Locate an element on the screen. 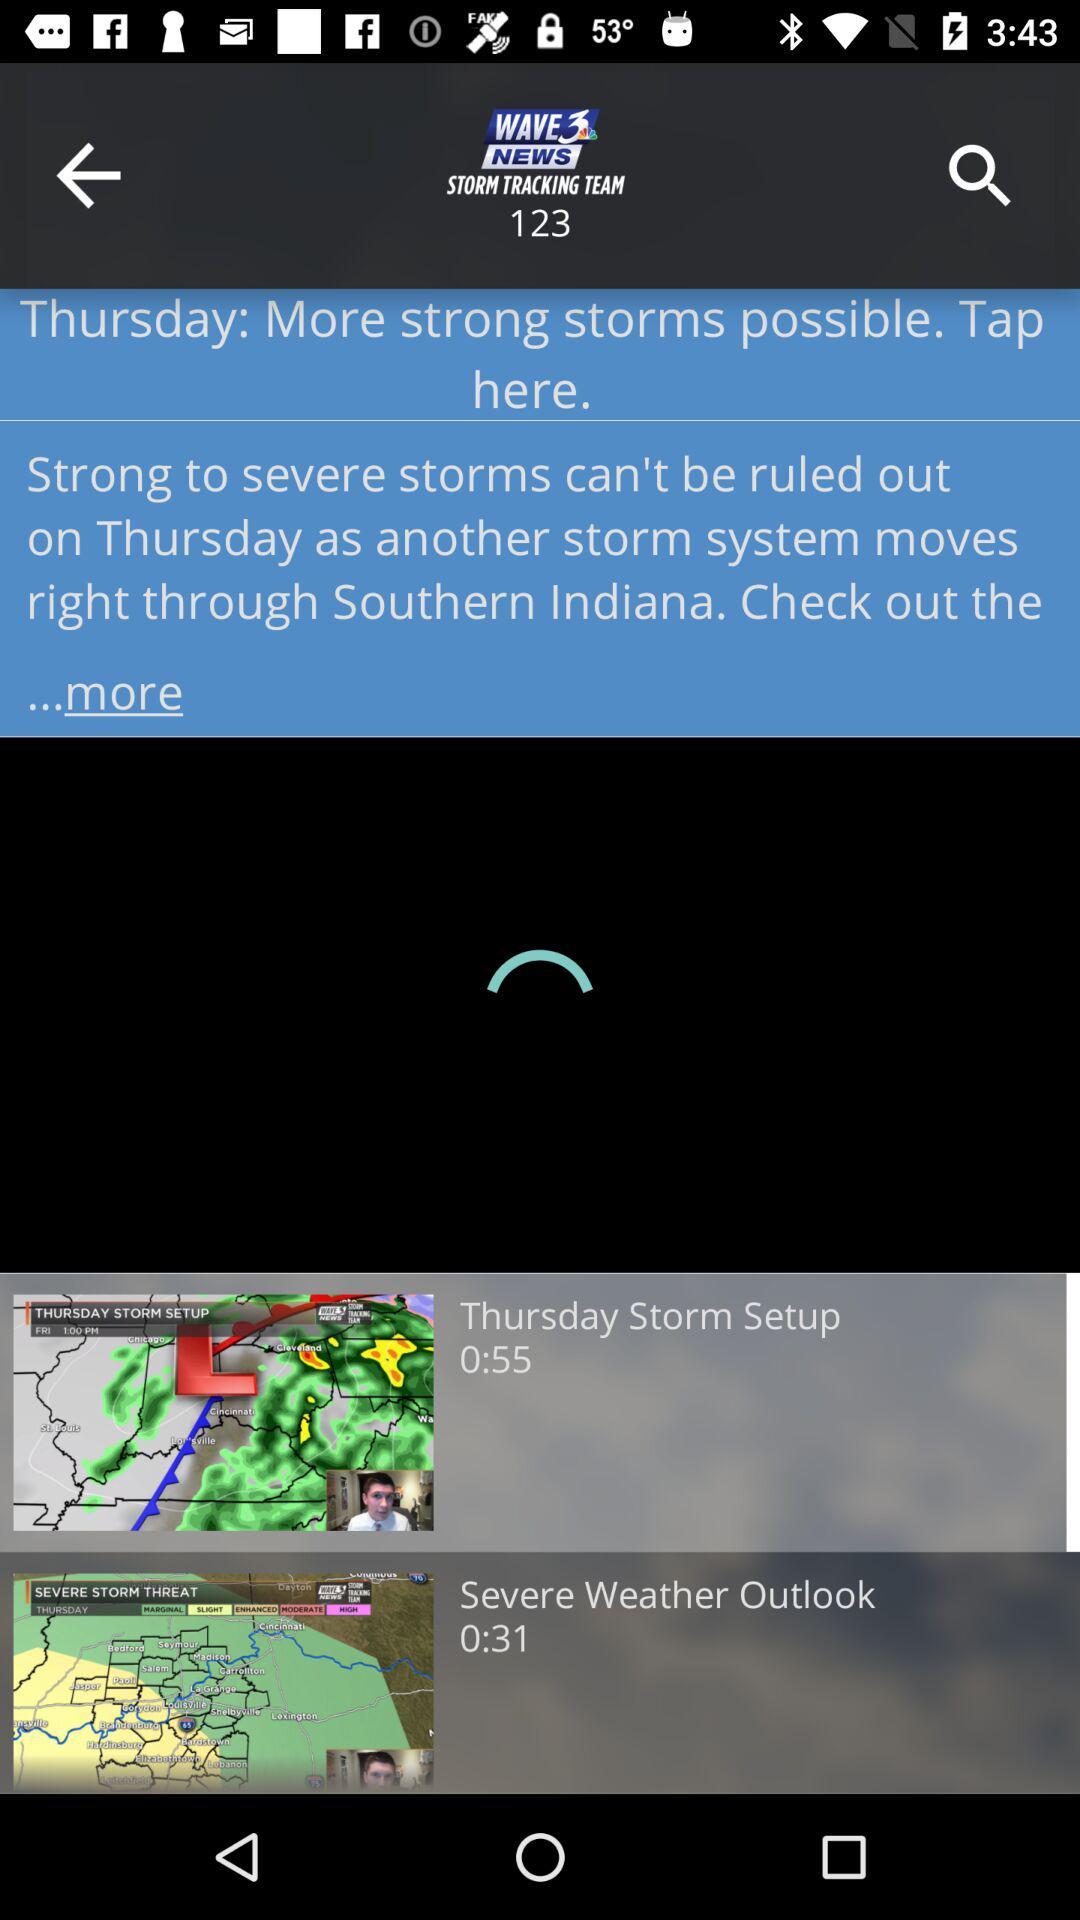  severe weather outlook icon is located at coordinates (667, 1594).